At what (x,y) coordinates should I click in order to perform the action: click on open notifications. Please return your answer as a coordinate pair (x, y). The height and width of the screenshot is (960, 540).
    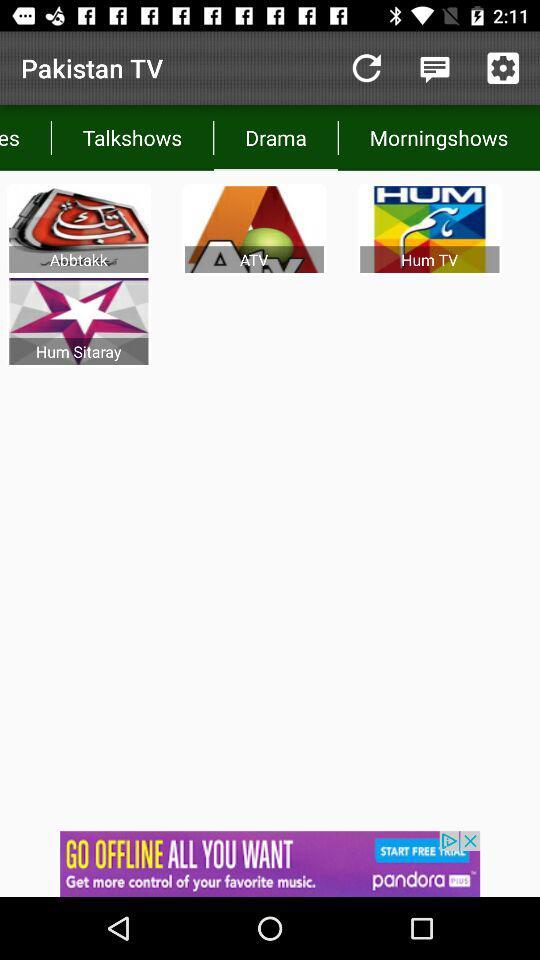
    Looking at the image, I should click on (434, 68).